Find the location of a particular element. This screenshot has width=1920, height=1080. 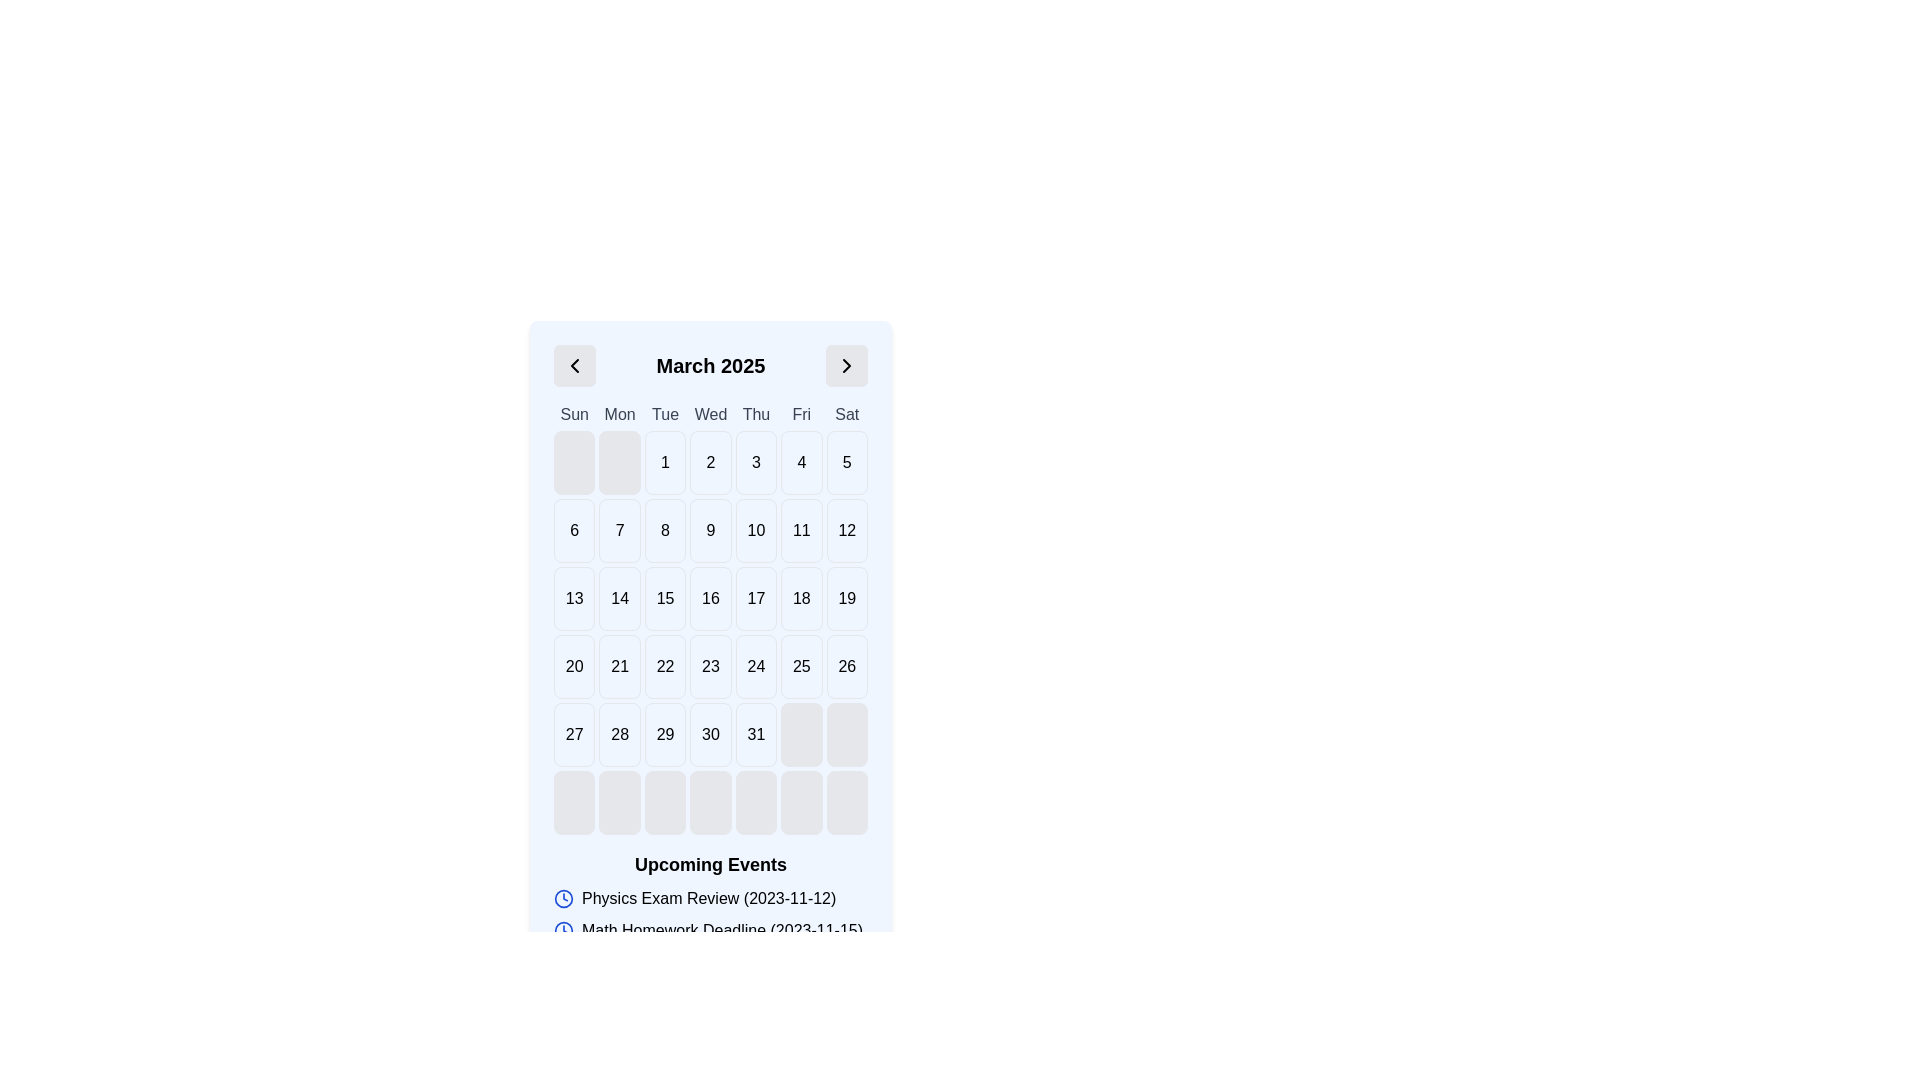

the calendar day tile representing the 8th day of the month, located in the third column of the second row beneath 'Tue' is located at coordinates (665, 530).